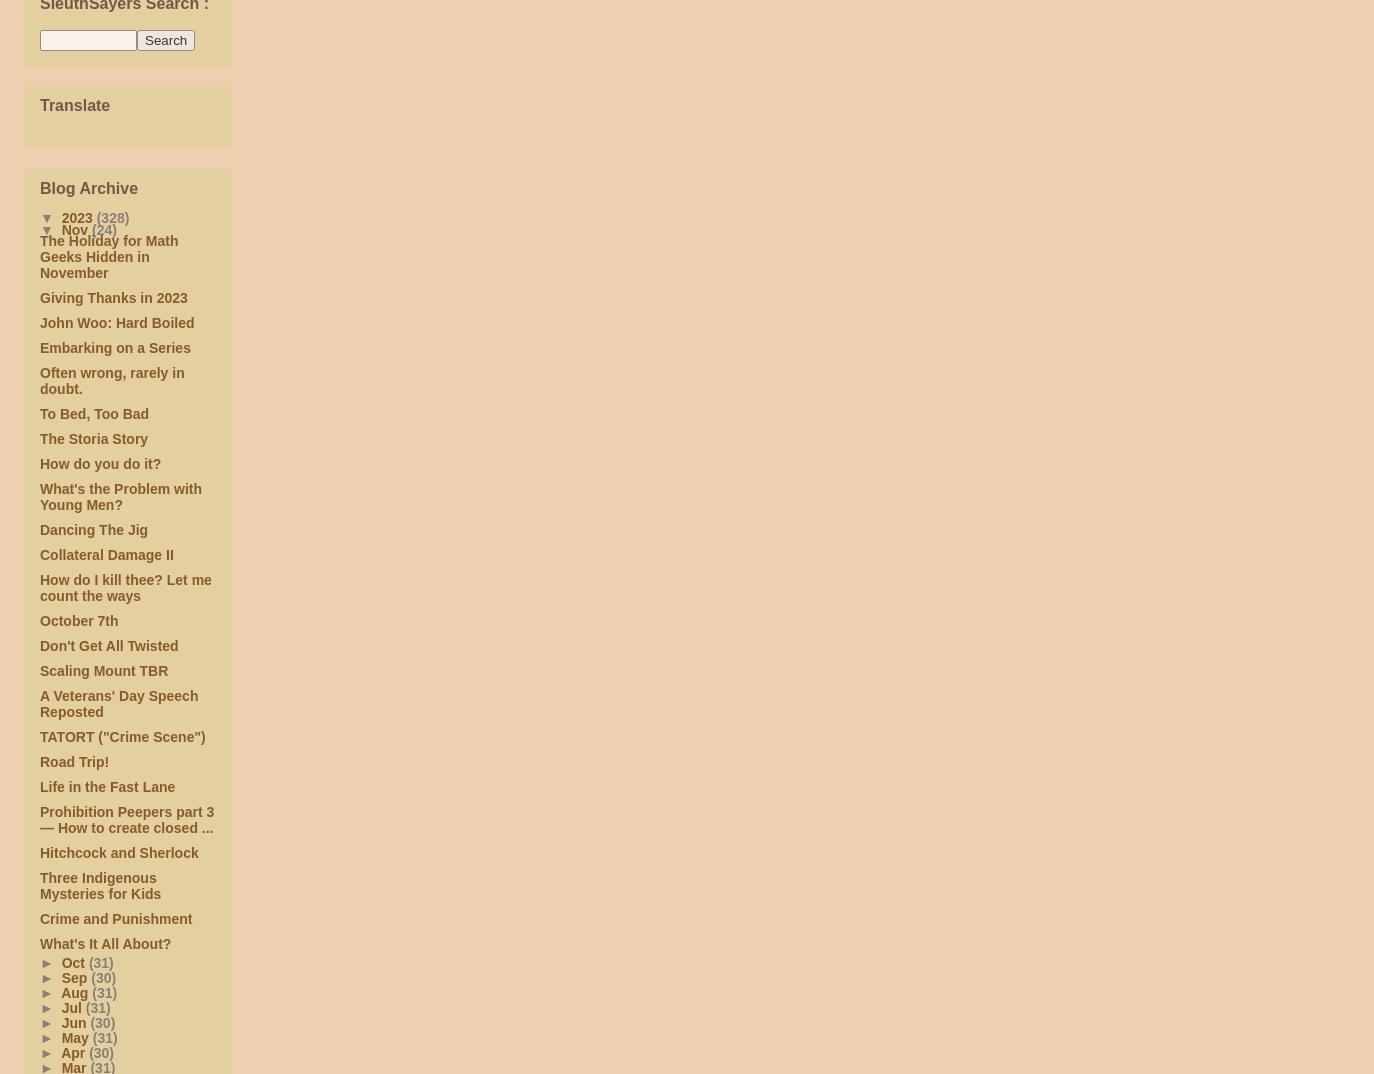 The image size is (1374, 1074). Describe the element at coordinates (110, 380) in the screenshot. I see `'Often wrong, rarely in doubt.'` at that location.